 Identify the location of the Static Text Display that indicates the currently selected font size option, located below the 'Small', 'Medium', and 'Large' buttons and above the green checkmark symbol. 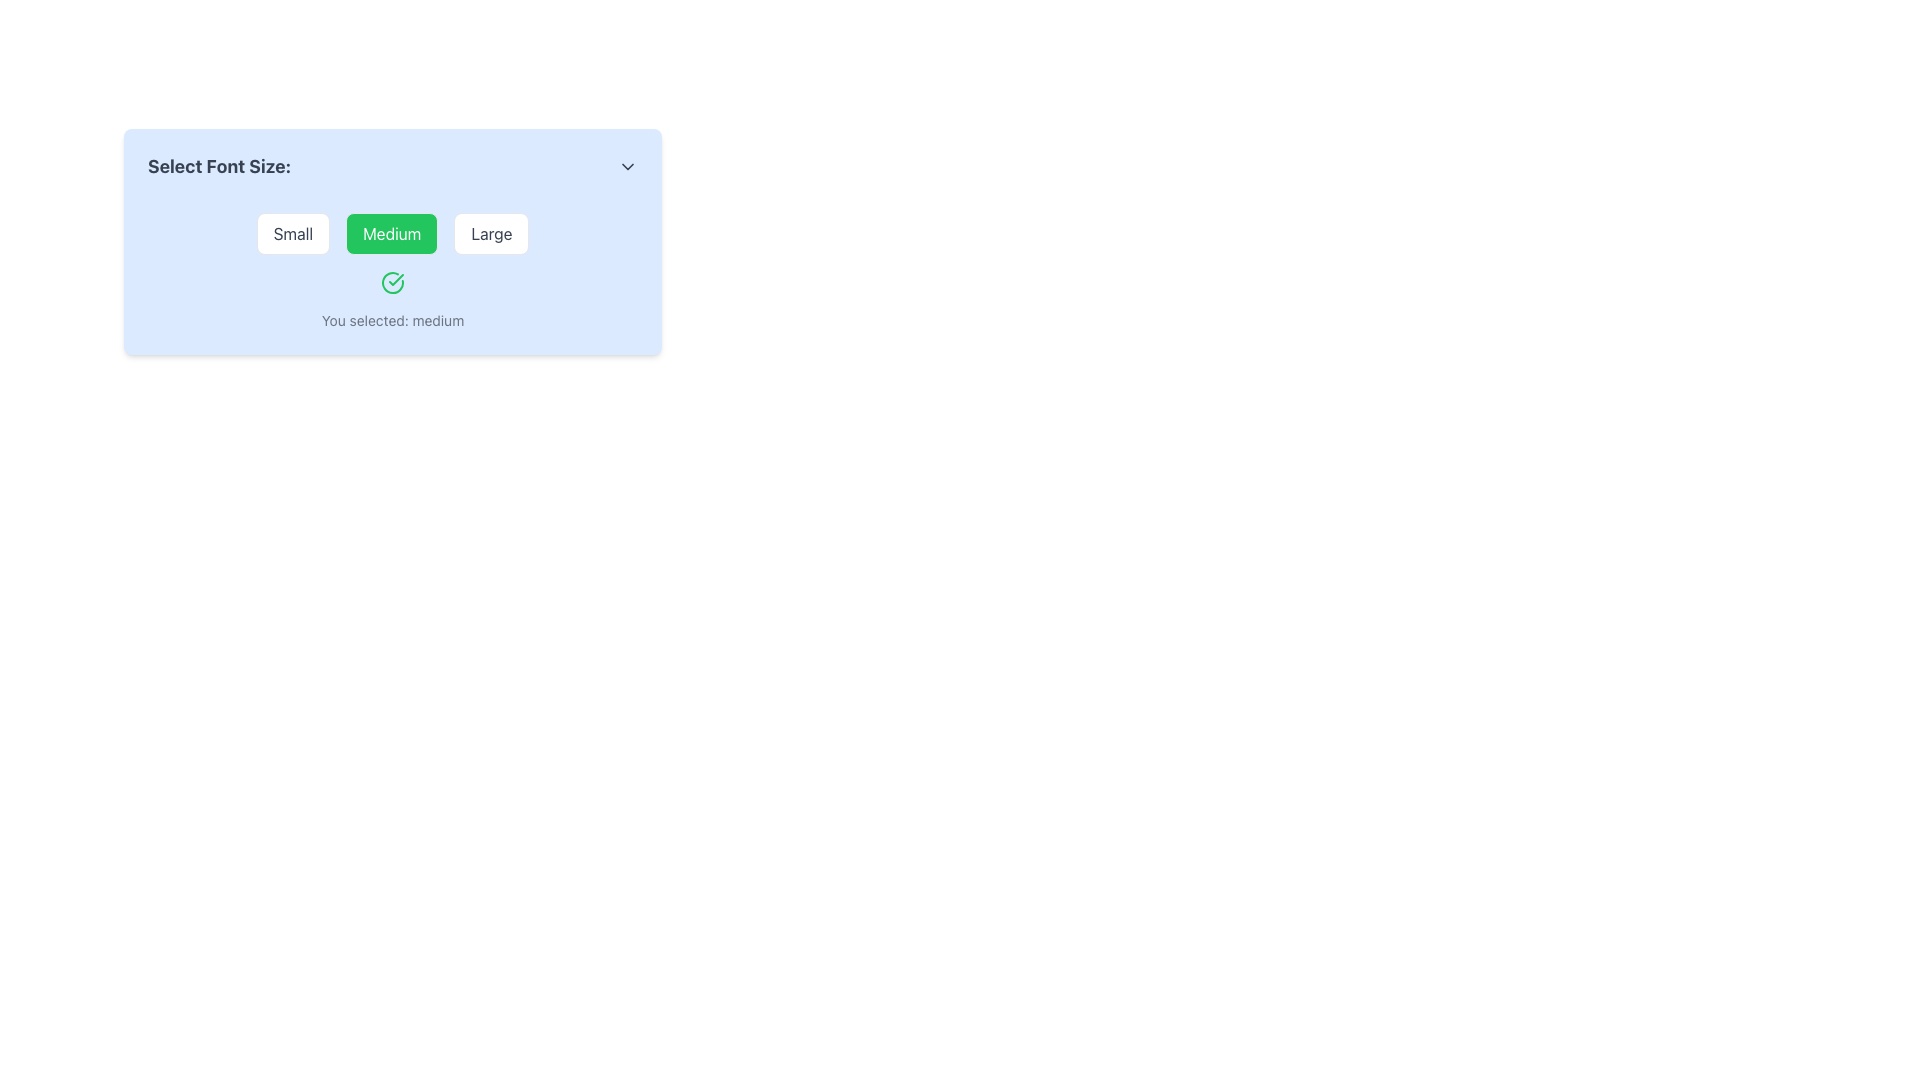
(393, 319).